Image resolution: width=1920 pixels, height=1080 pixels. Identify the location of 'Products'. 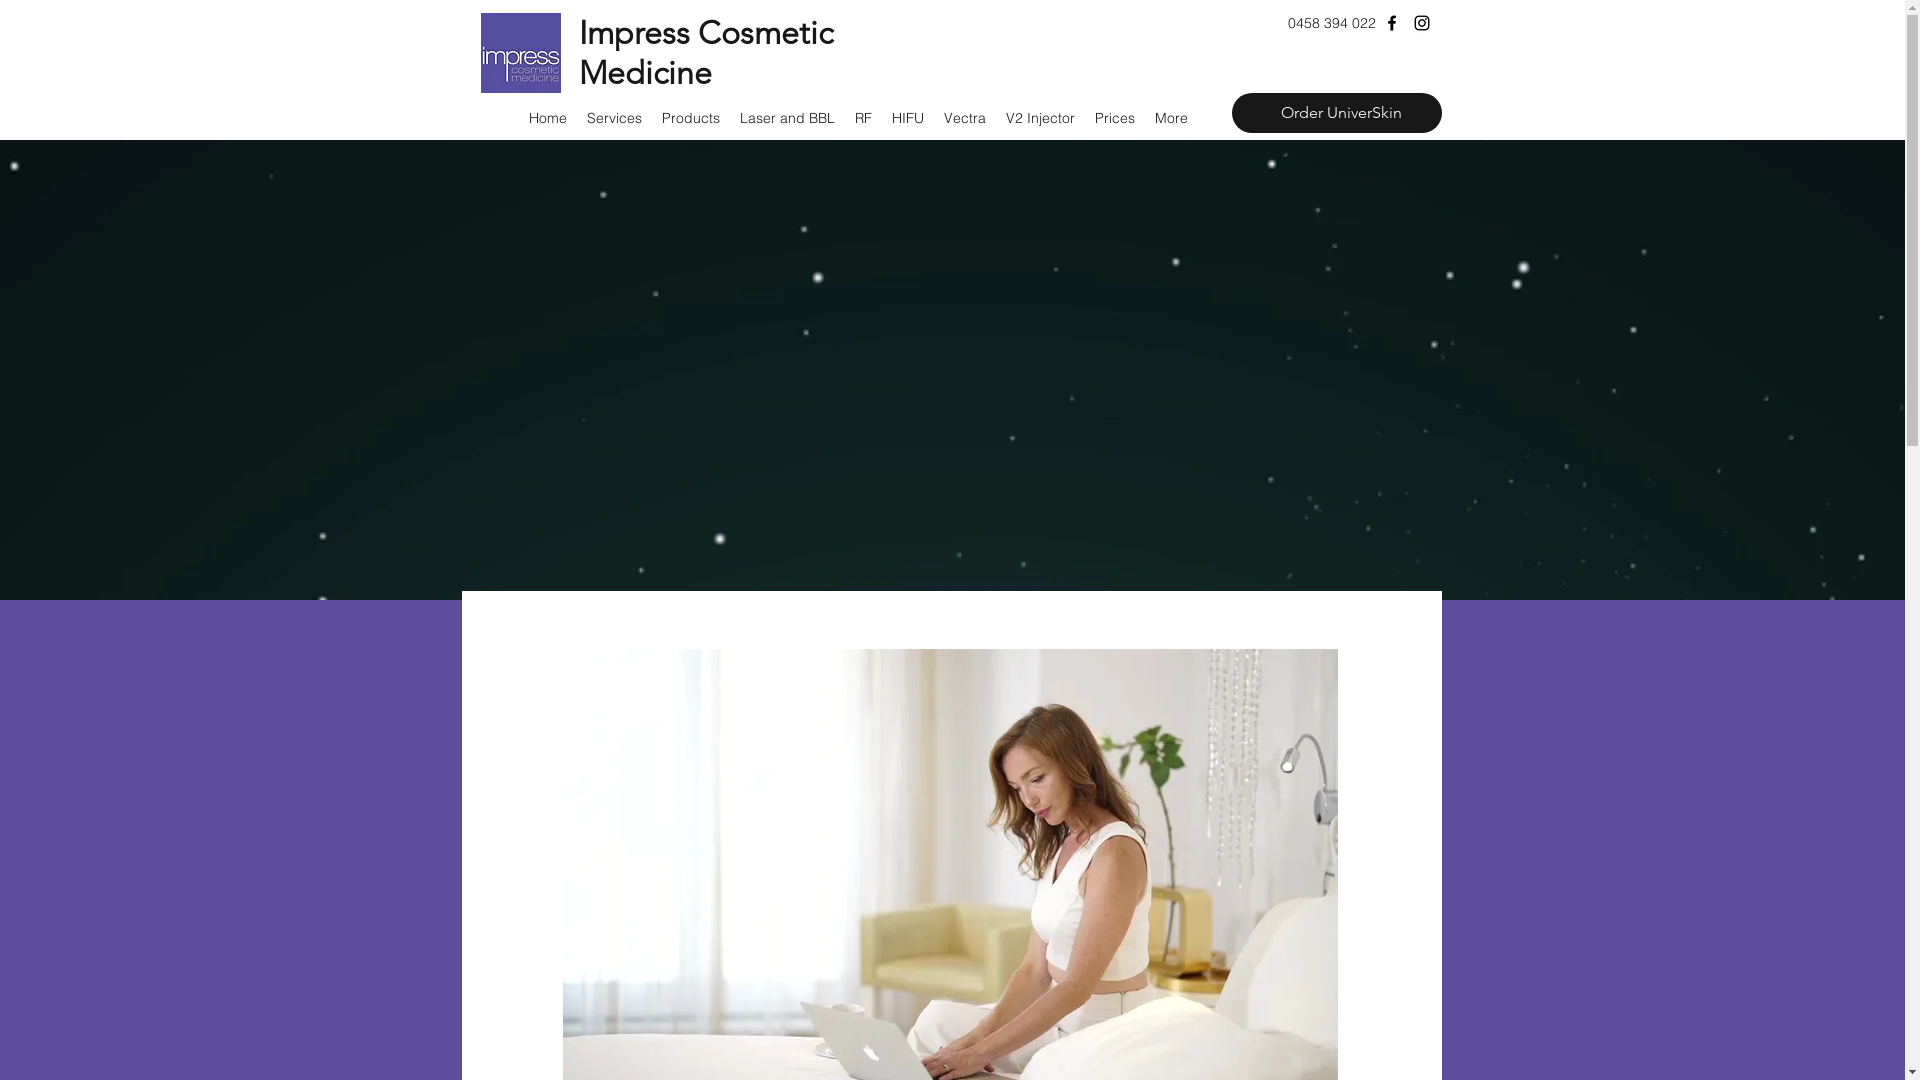
(652, 118).